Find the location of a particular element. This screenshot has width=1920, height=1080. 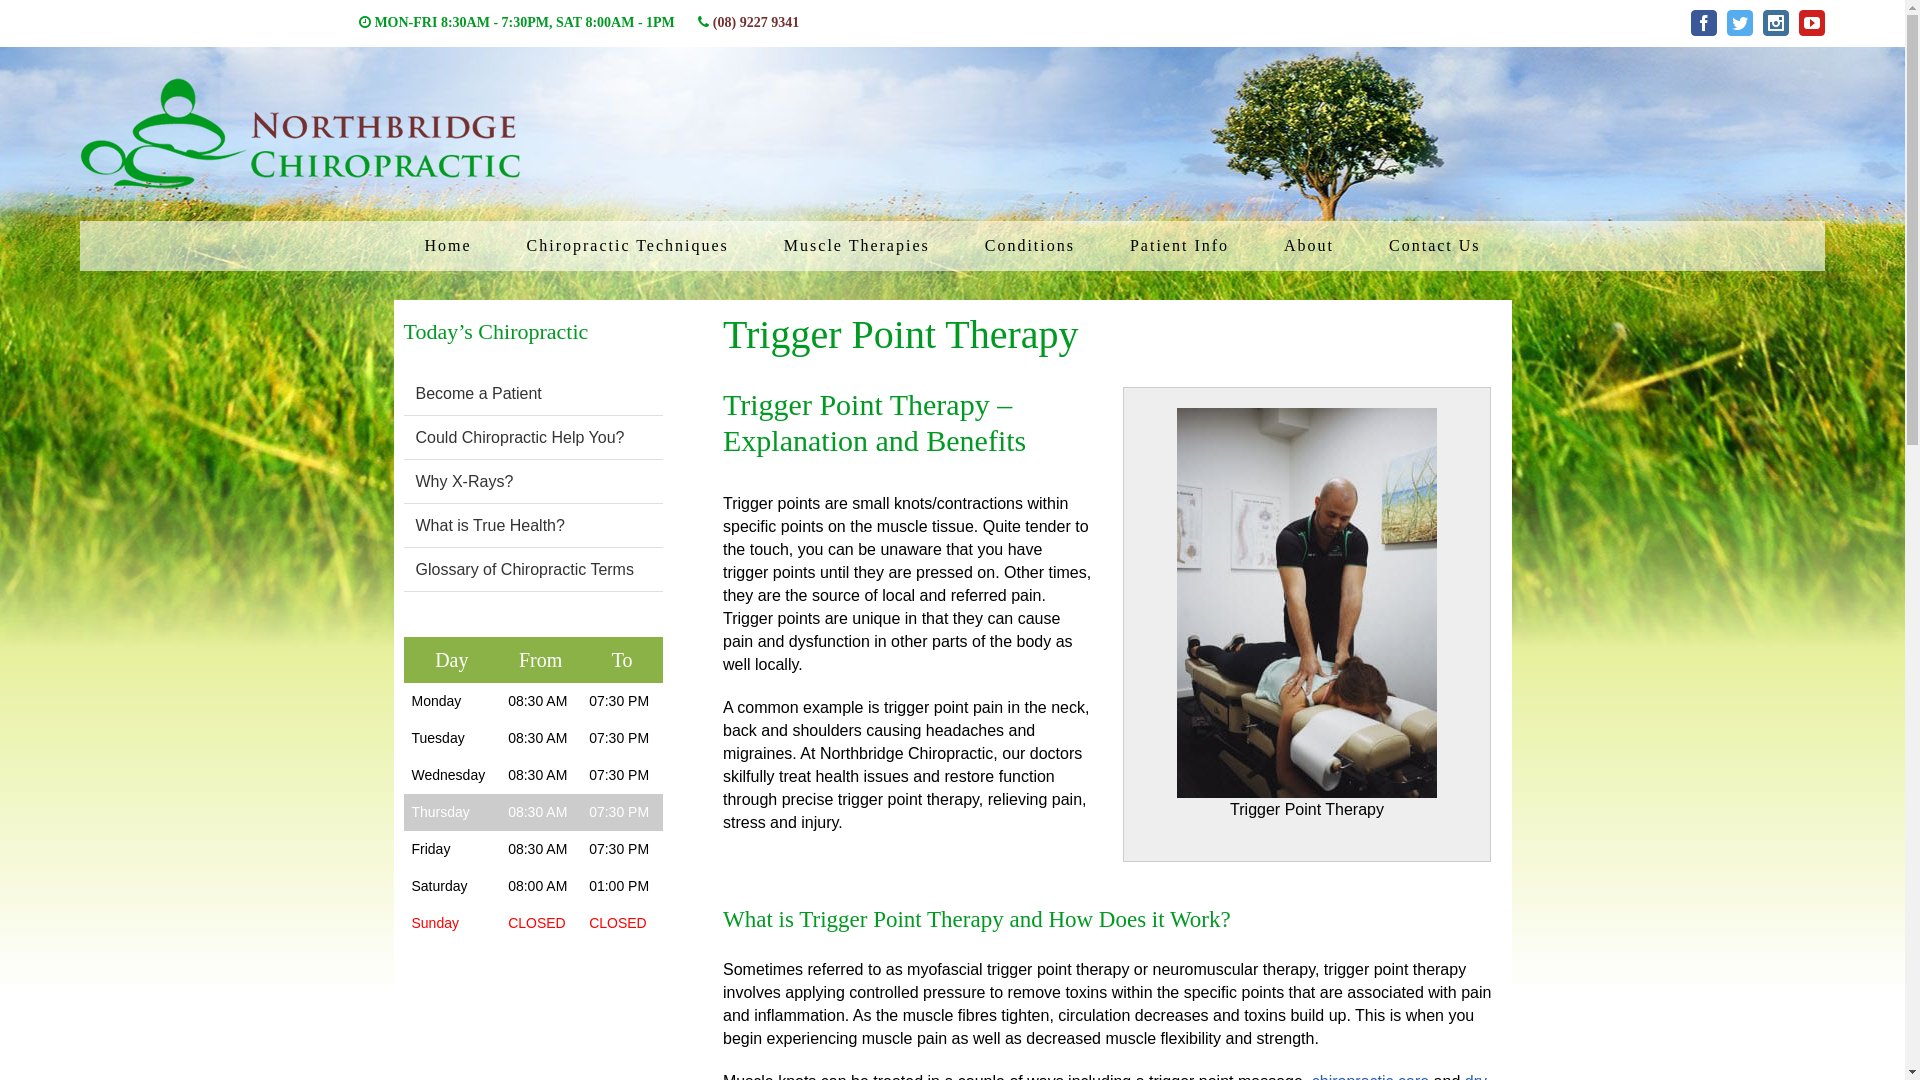

'Contact Us' is located at coordinates (1434, 245).